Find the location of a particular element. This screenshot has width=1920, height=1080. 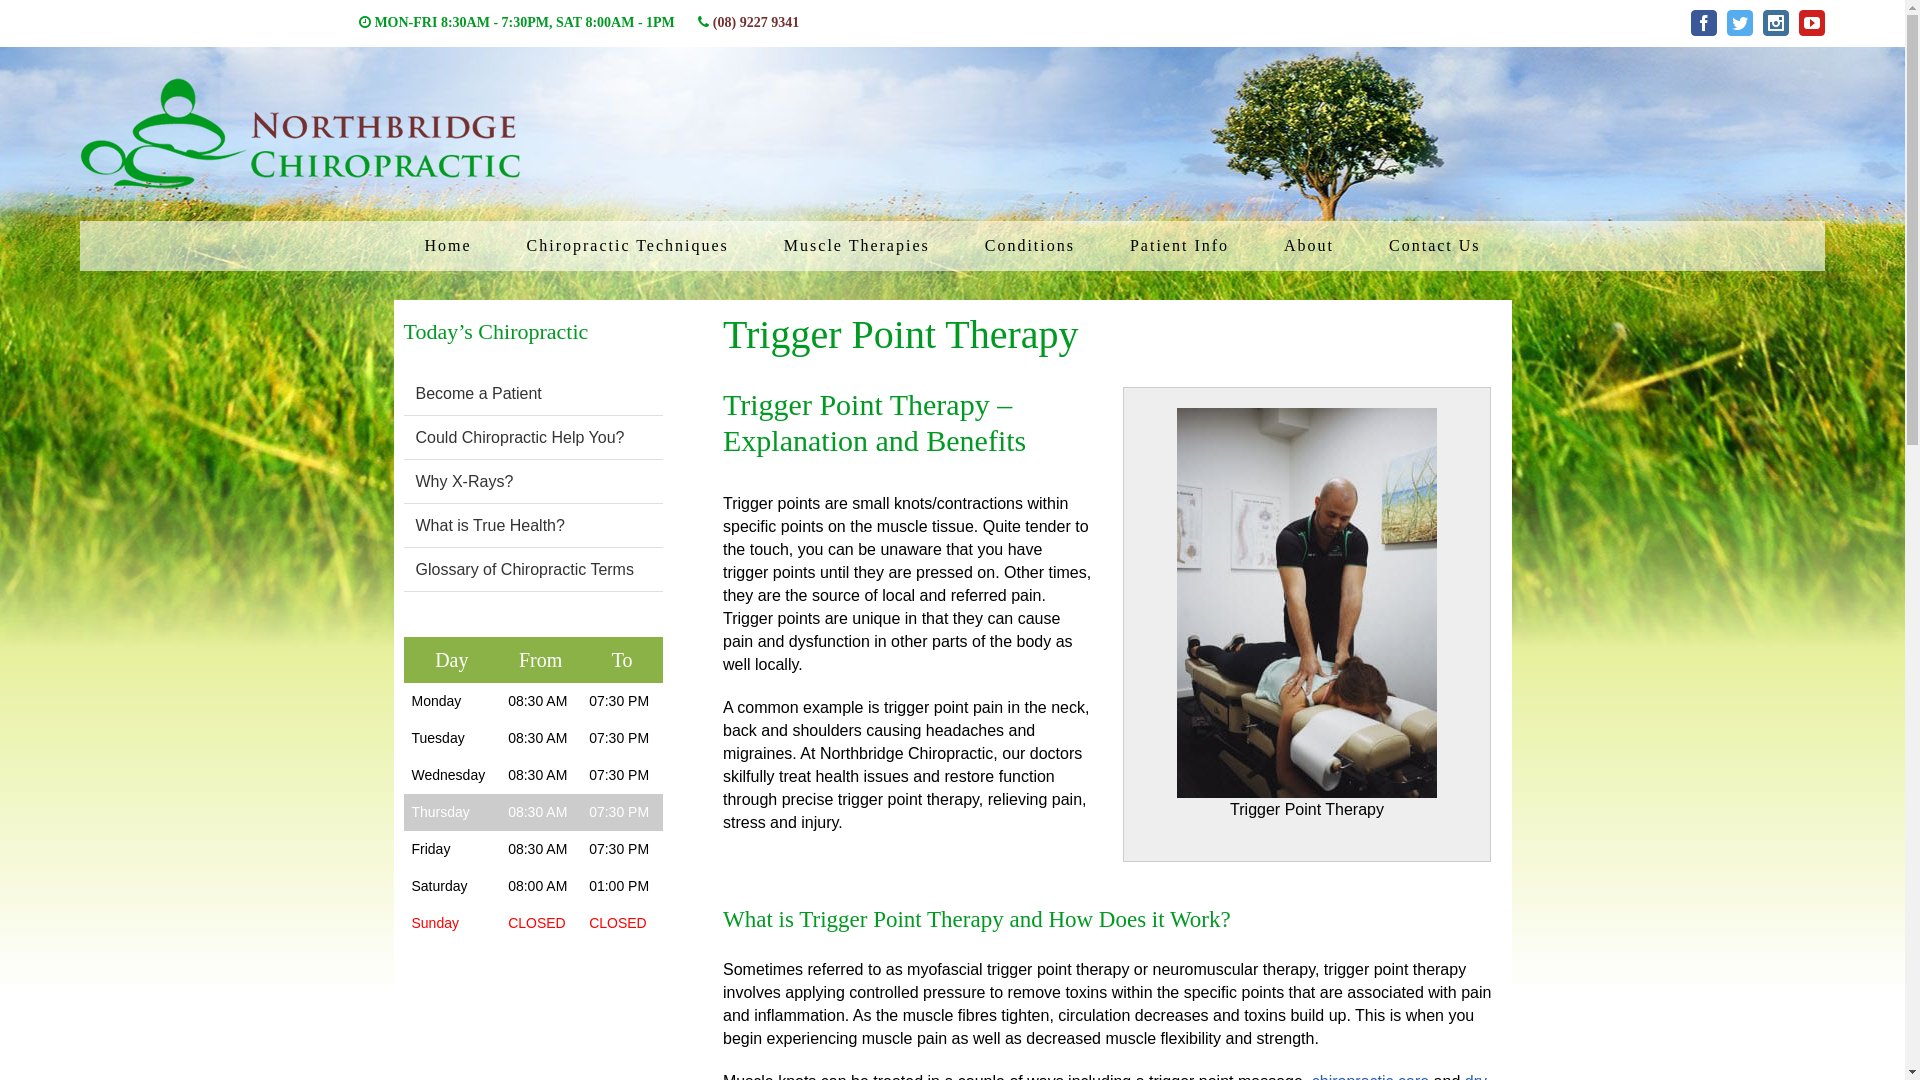

'Contact Us' is located at coordinates (1434, 245).